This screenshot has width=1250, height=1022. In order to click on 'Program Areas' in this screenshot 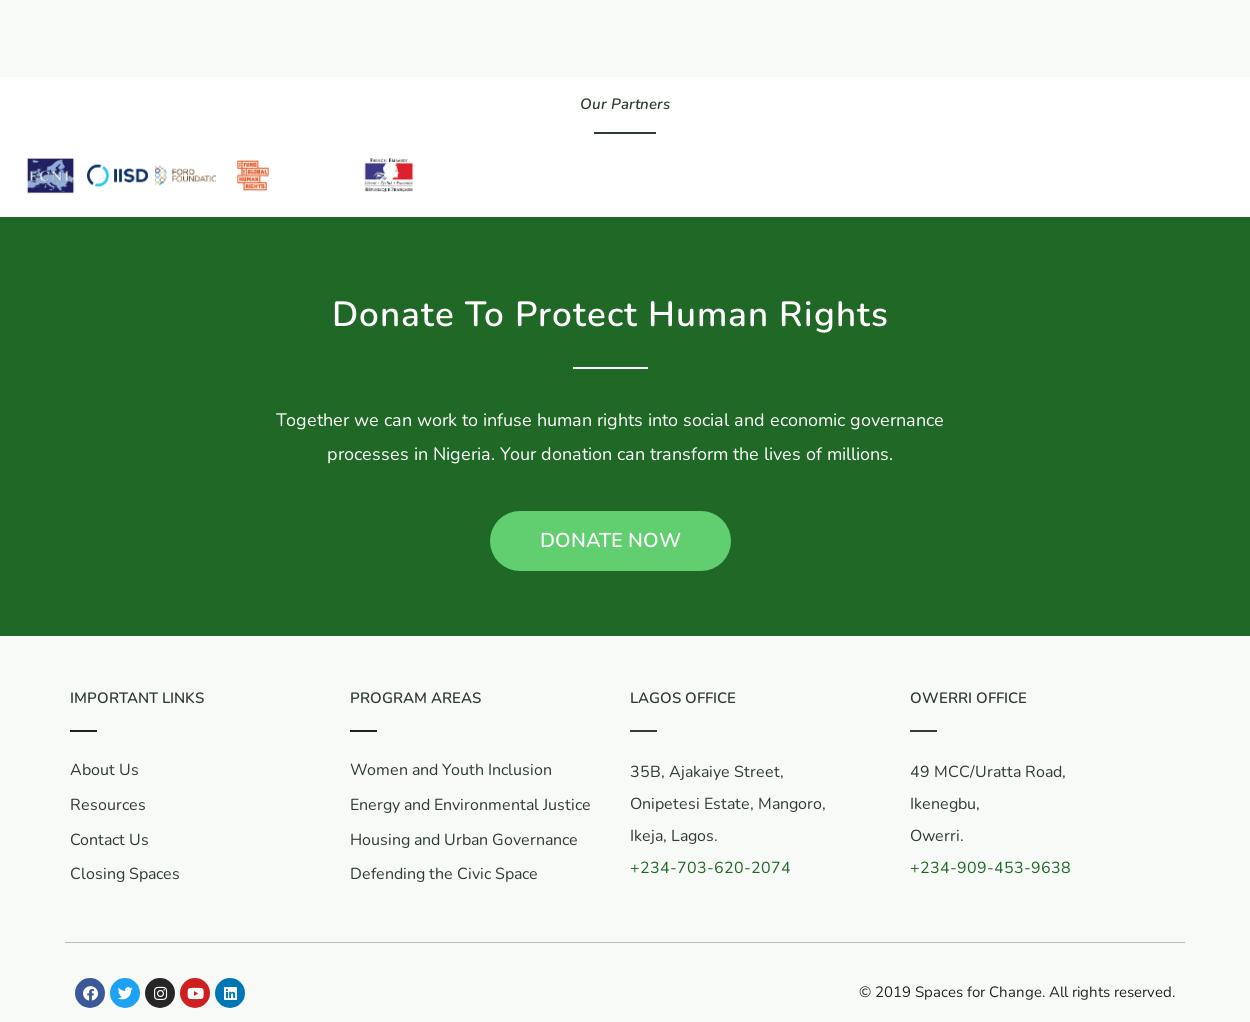, I will do `click(415, 698)`.